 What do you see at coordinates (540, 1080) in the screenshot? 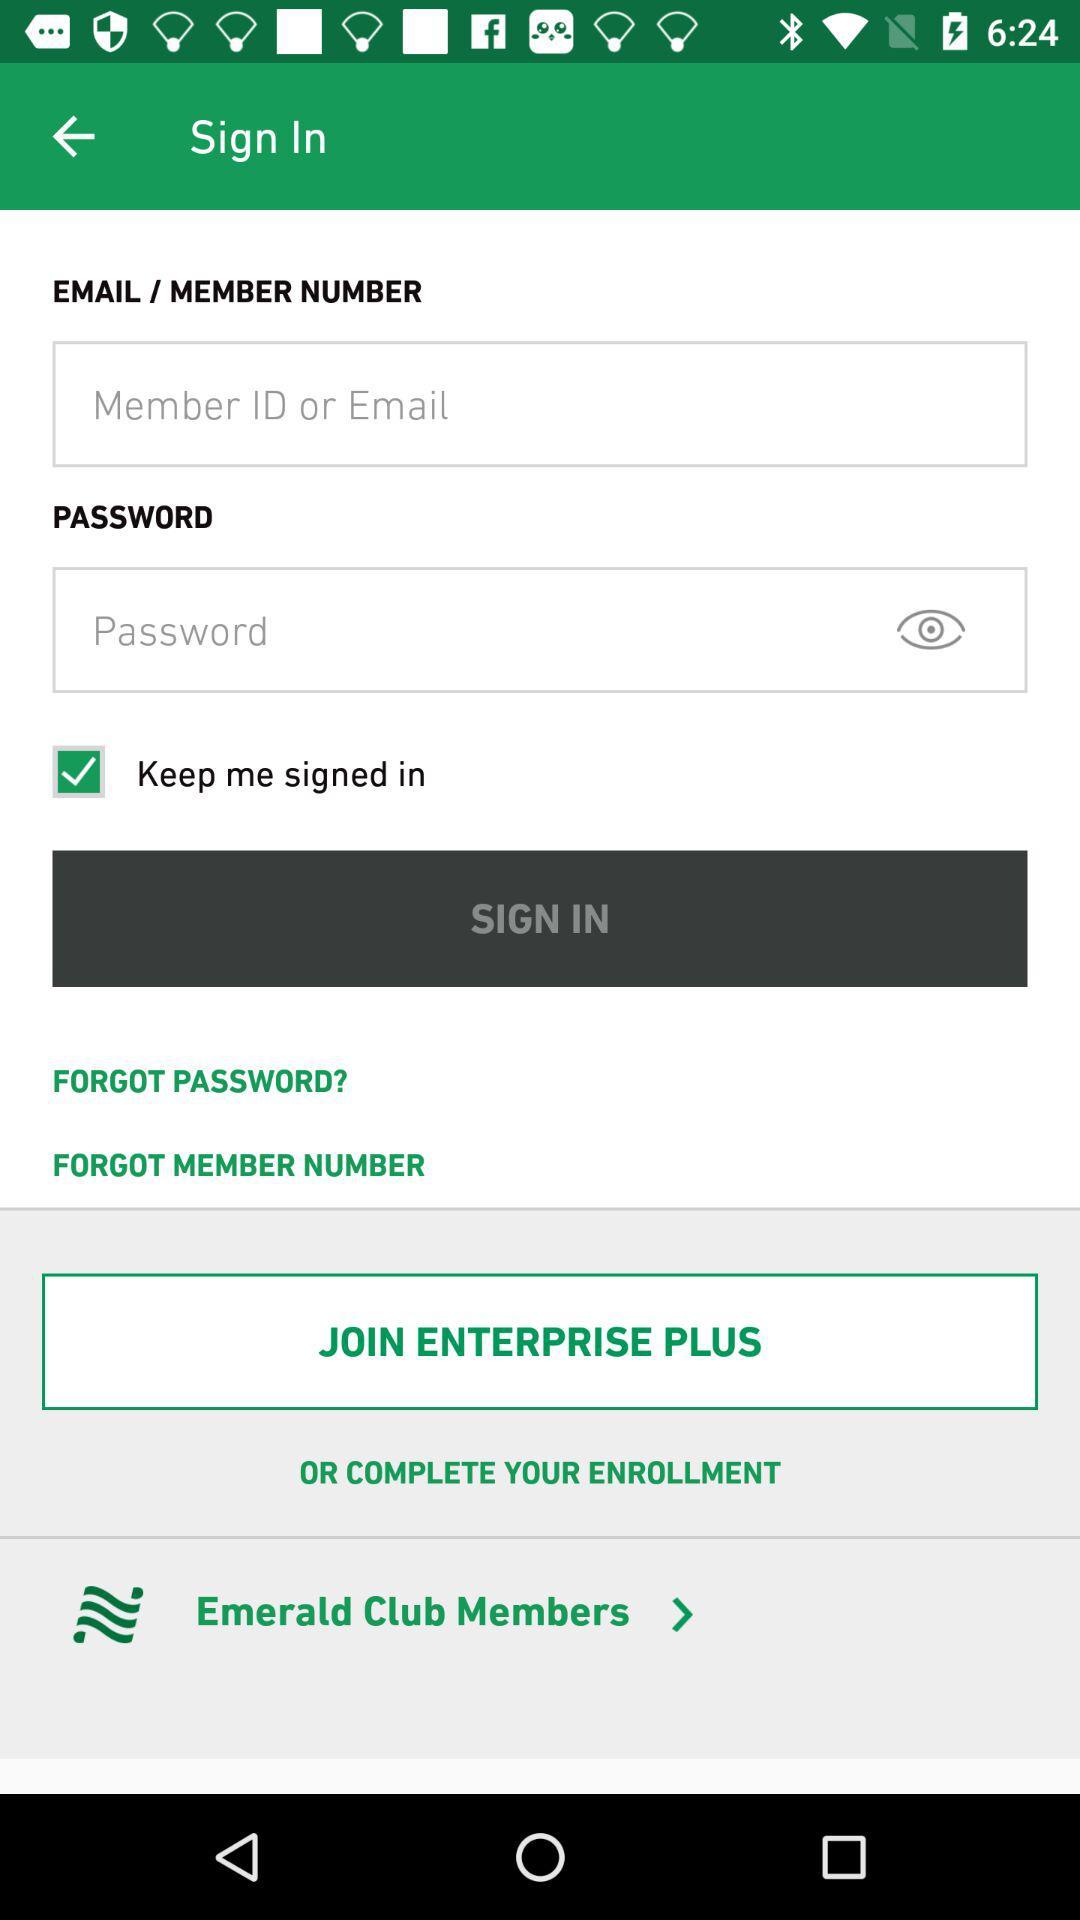
I see `the icon above forgot member number icon` at bounding box center [540, 1080].